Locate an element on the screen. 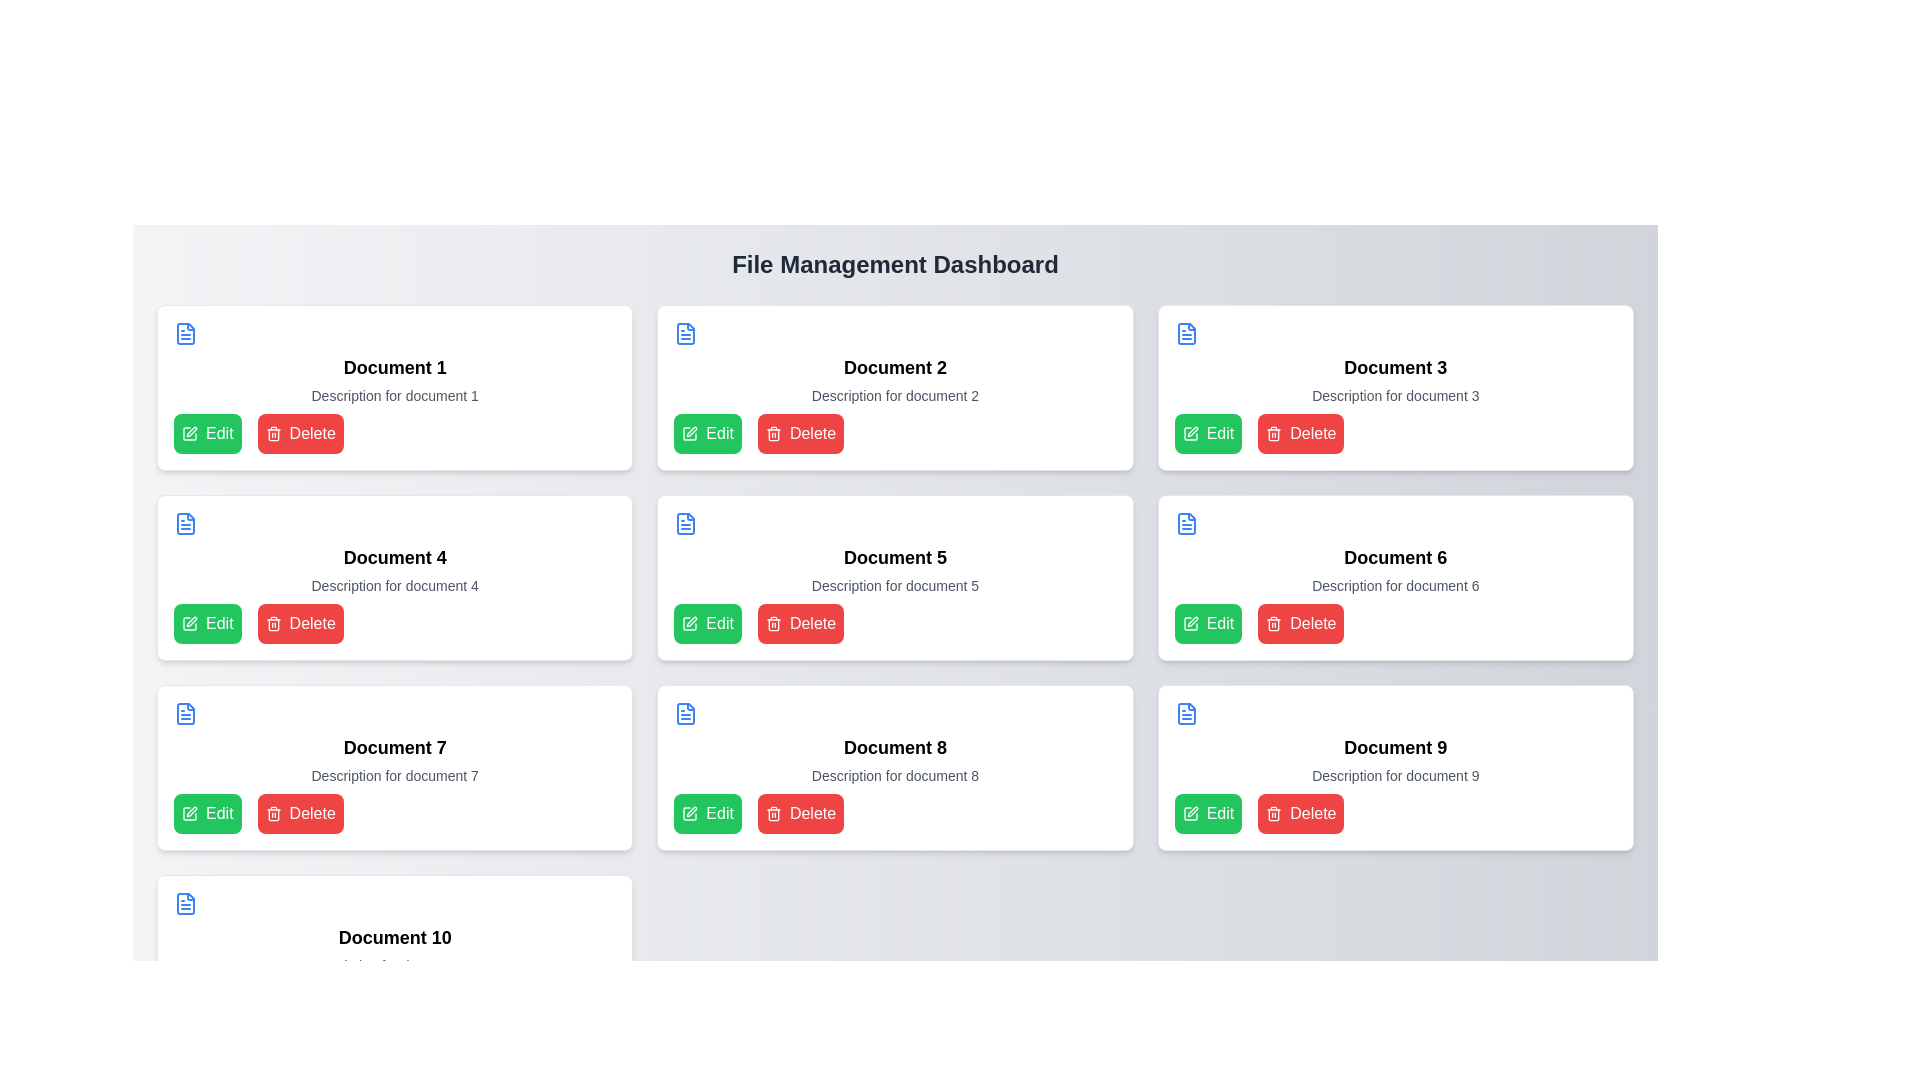 The height and width of the screenshot is (1080, 1920). the red trash bin icon within the 'Delete' button is located at coordinates (1273, 813).